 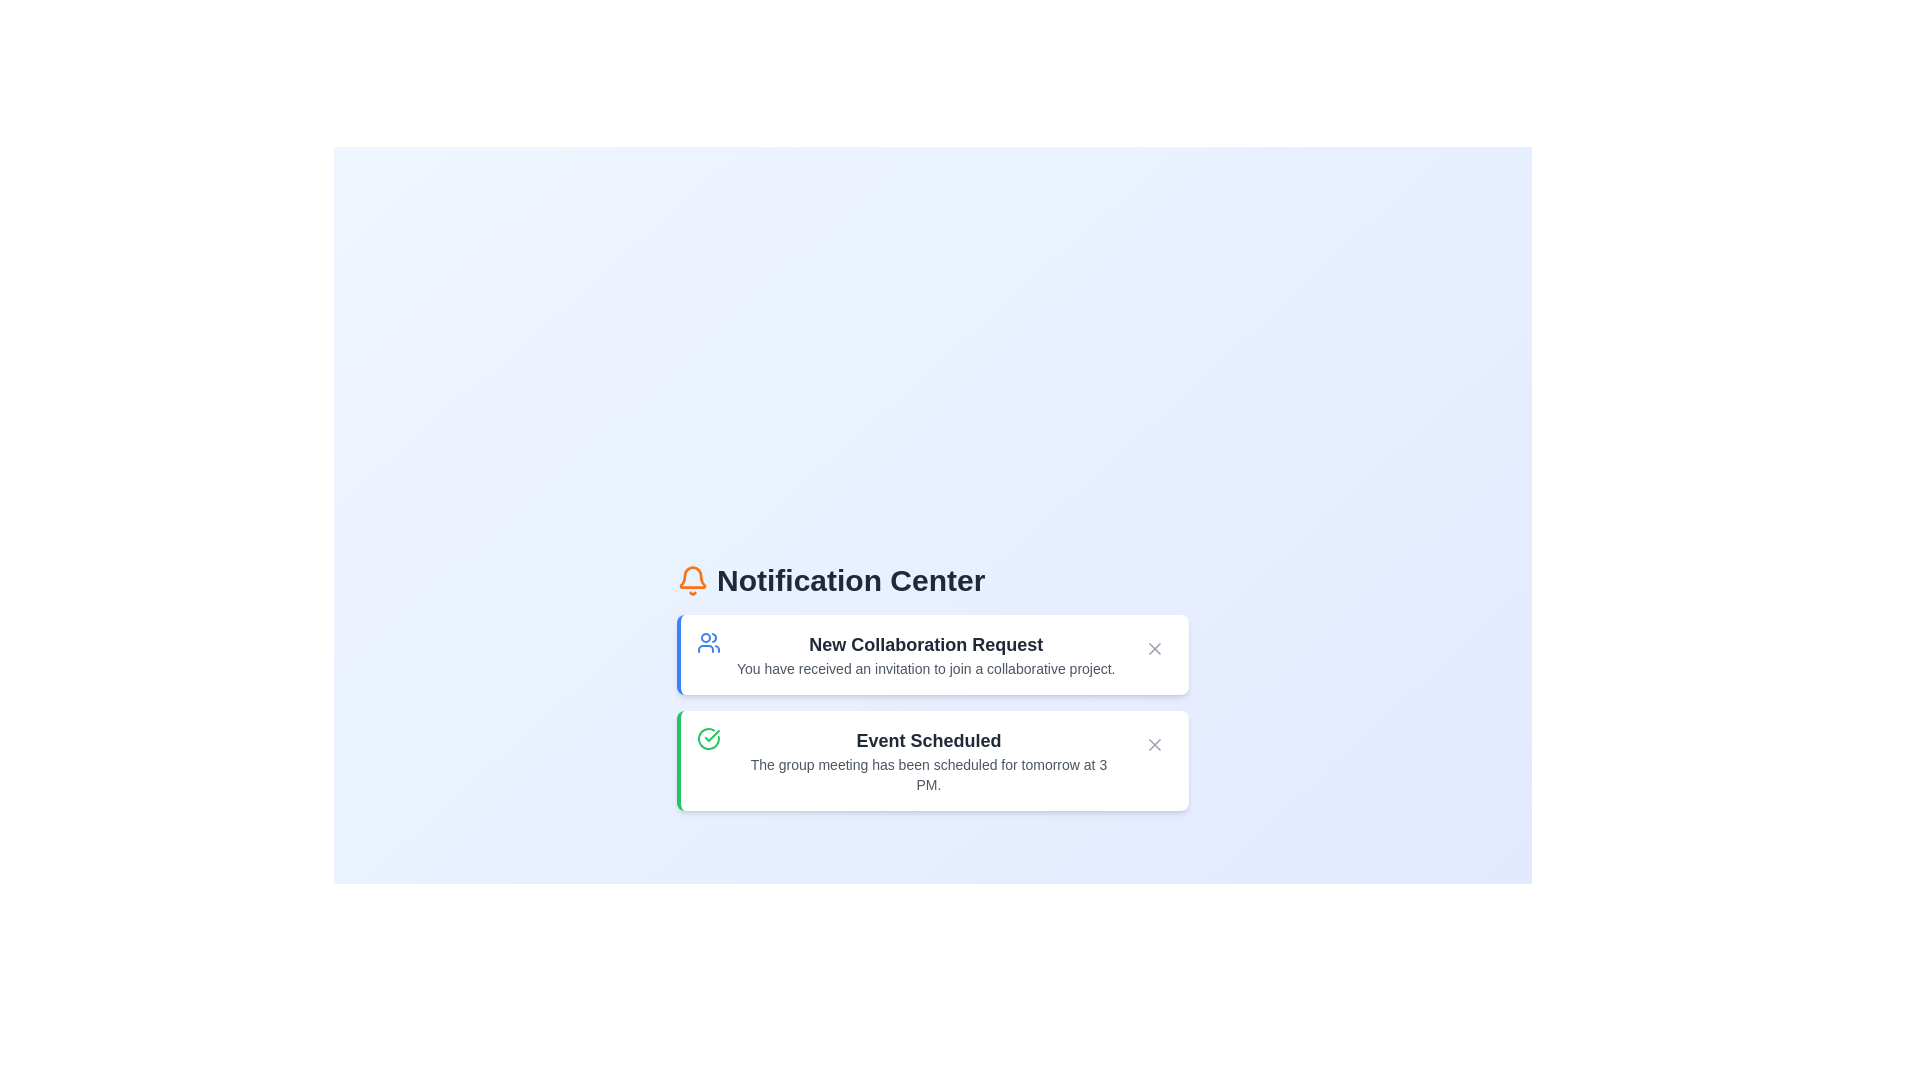 I want to click on message from the second item inside the 'New Collaboration Request' notification, located below the bolded title text, so click(x=925, y=668).